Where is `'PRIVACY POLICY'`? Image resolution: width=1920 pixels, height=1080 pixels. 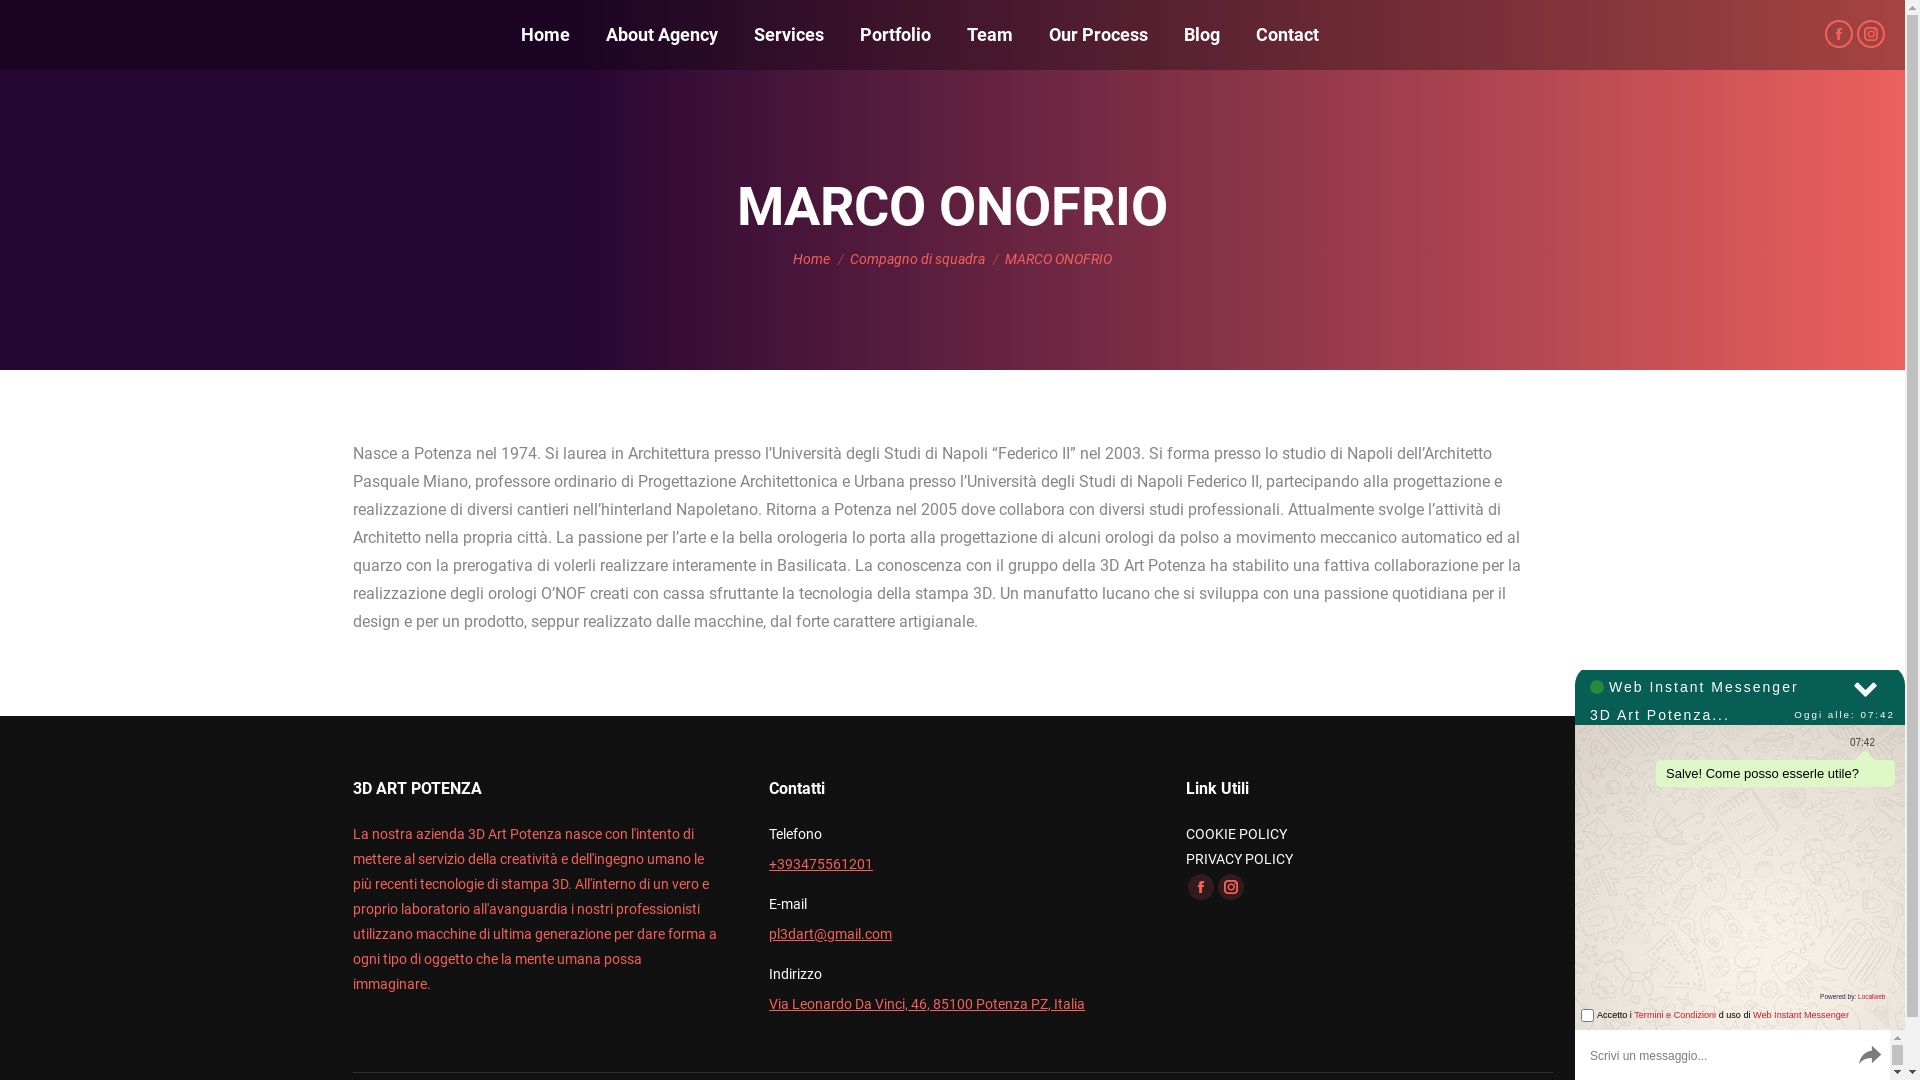 'PRIVACY POLICY' is located at coordinates (1238, 858).